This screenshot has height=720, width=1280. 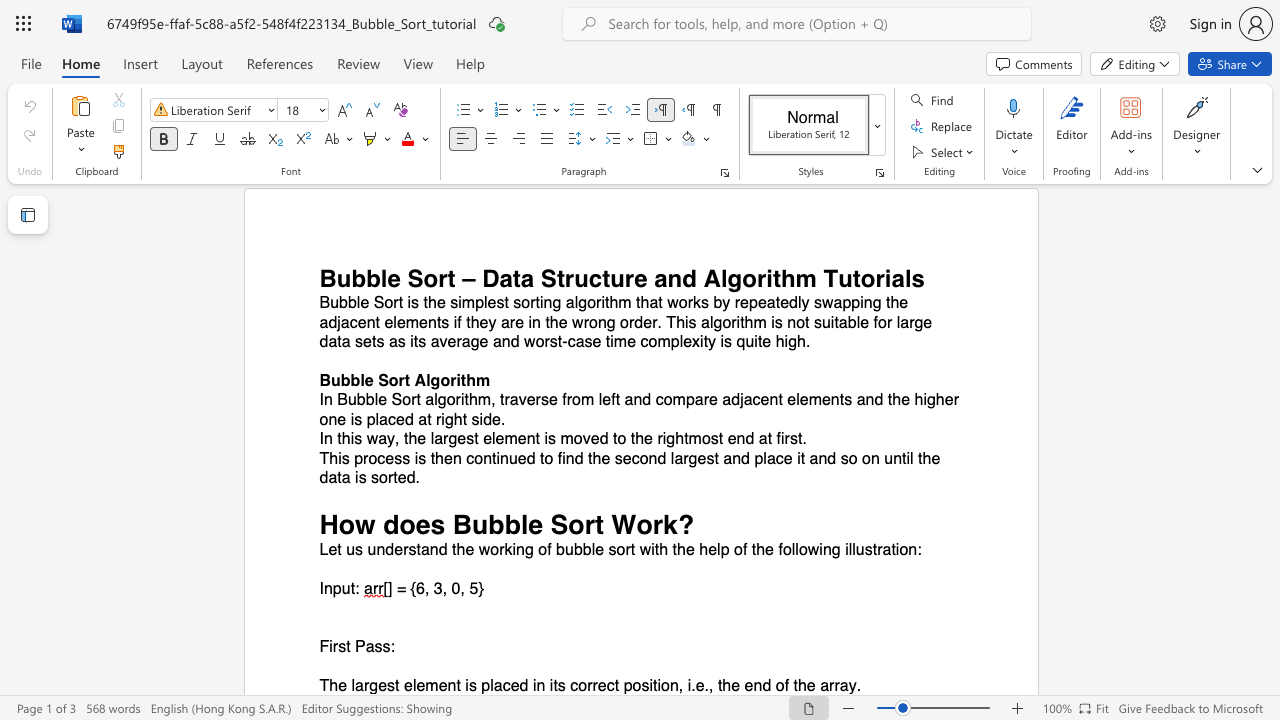 What do you see at coordinates (519, 685) in the screenshot?
I see `the subset text "d i" within the text "The largest element is placed in its correct position, i.e., the end of the array."` at bounding box center [519, 685].